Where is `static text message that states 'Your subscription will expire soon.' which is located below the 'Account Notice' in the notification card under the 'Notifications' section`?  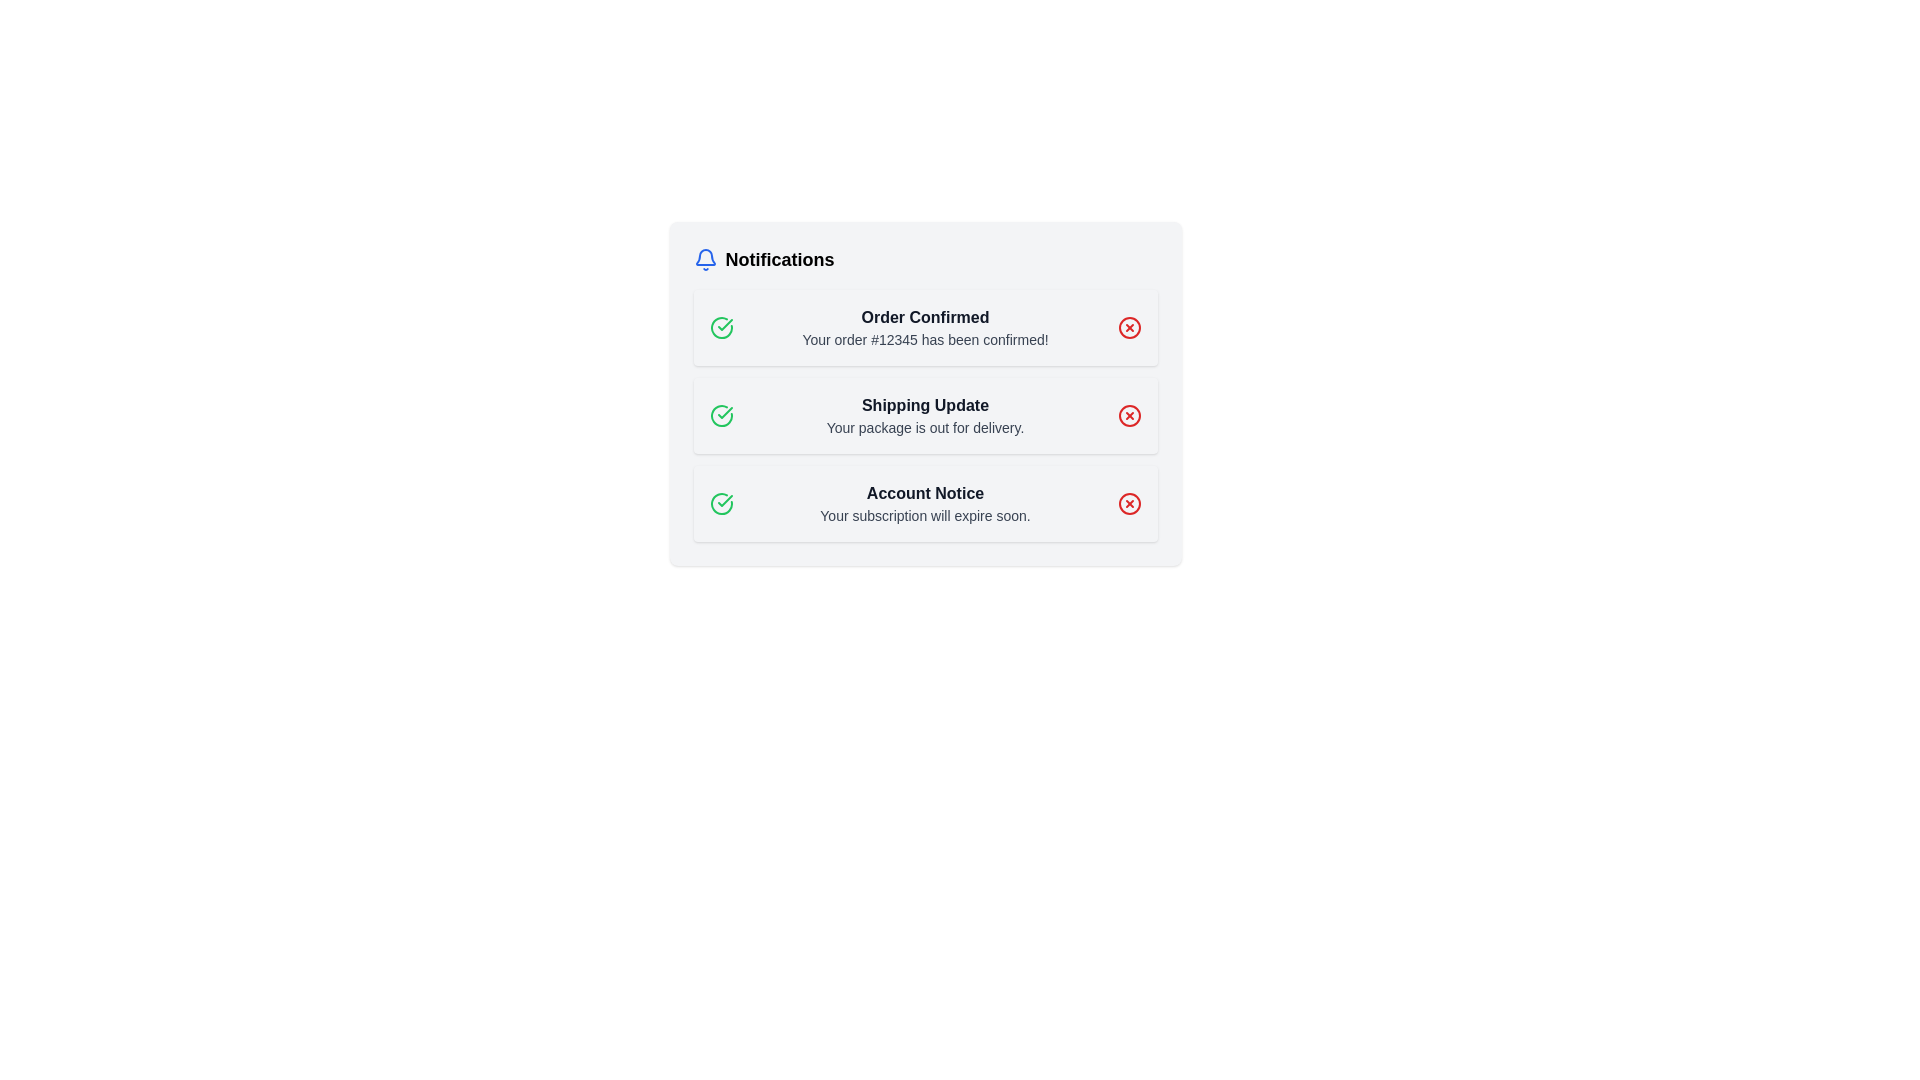 static text message that states 'Your subscription will expire soon.' which is located below the 'Account Notice' in the notification card under the 'Notifications' section is located at coordinates (924, 515).